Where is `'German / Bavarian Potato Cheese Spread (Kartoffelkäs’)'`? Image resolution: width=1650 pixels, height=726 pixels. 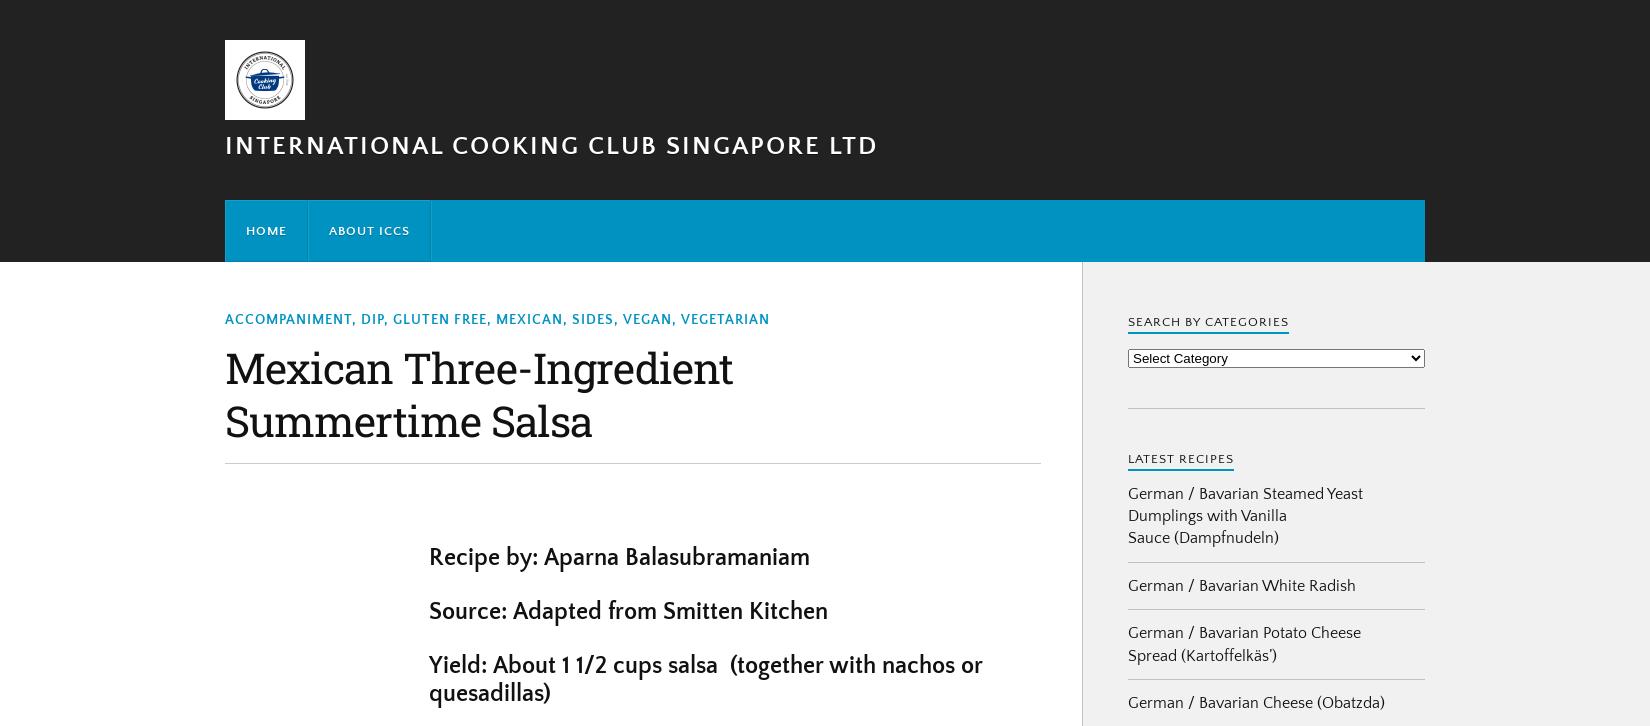
'German / Bavarian Potato Cheese Spread (Kartoffelkäs’)' is located at coordinates (1243, 643).